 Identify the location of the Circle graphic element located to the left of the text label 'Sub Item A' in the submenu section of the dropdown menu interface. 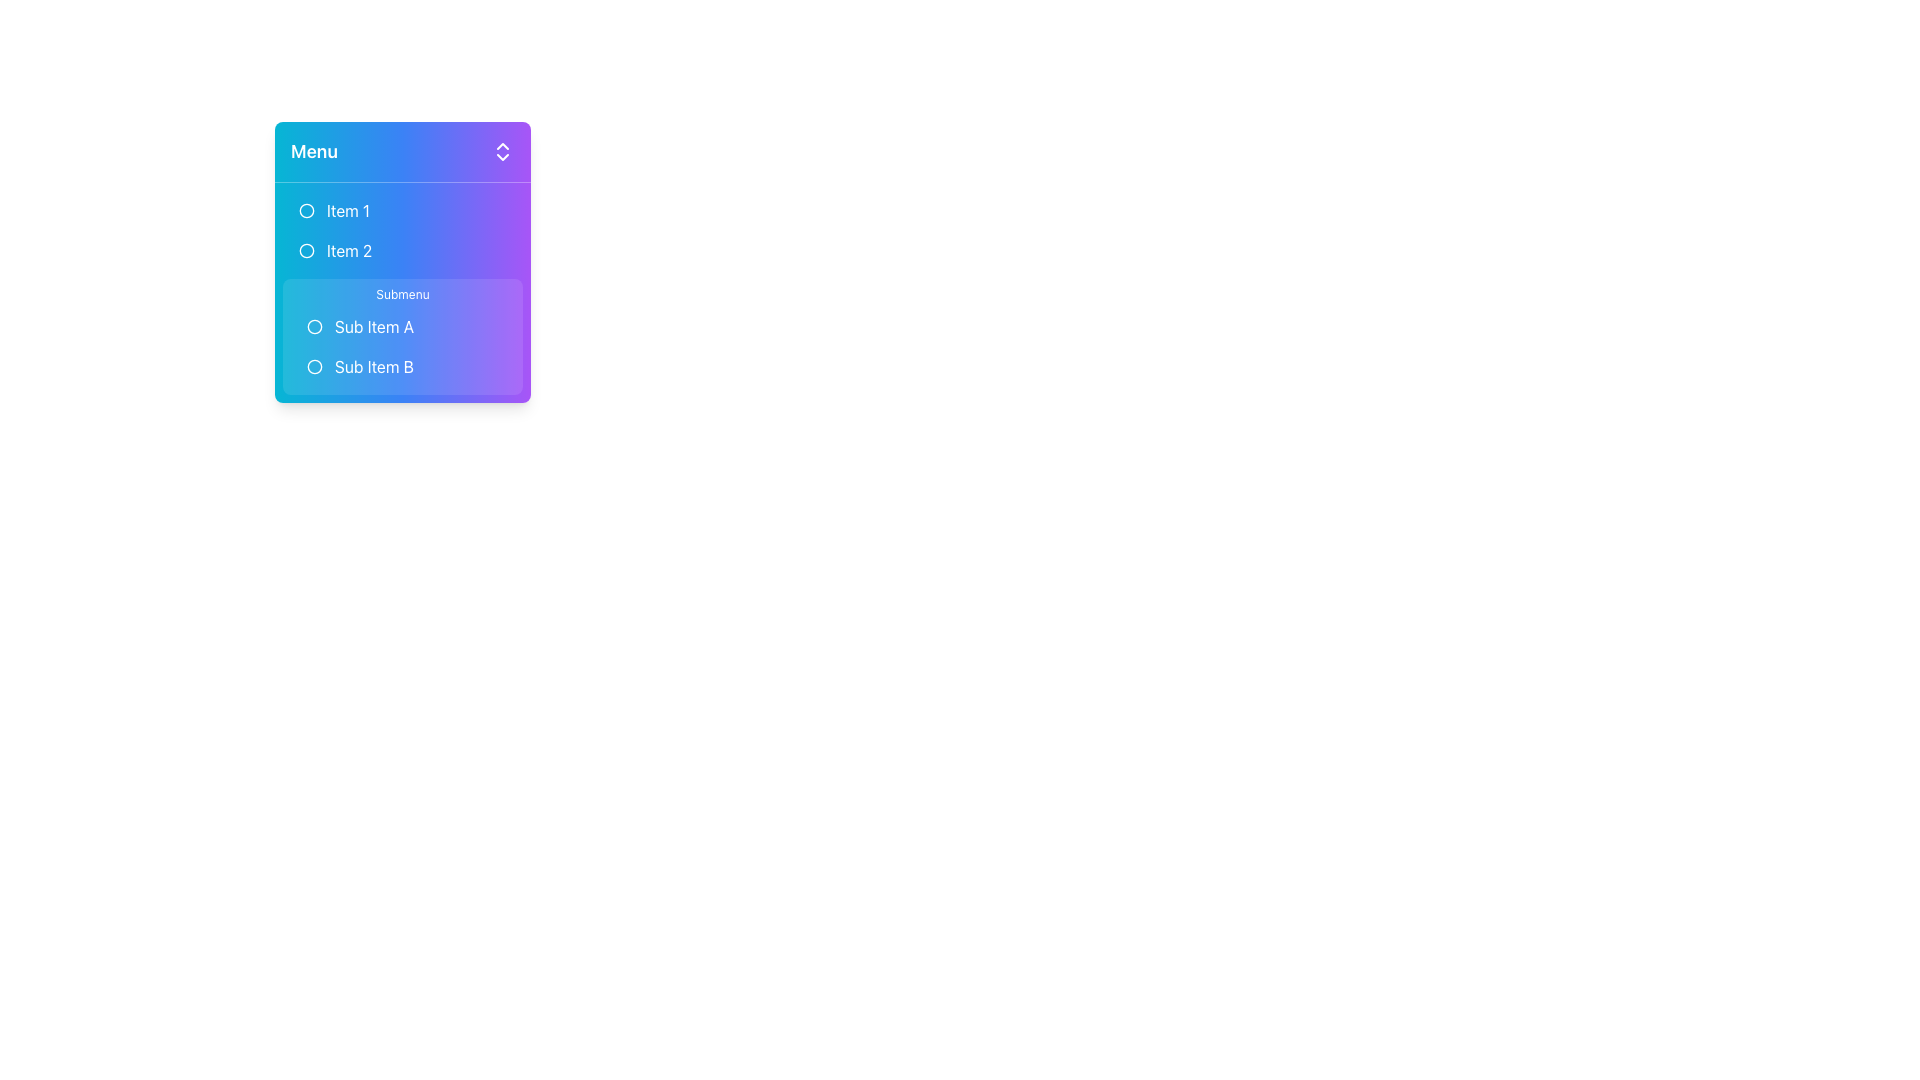
(314, 326).